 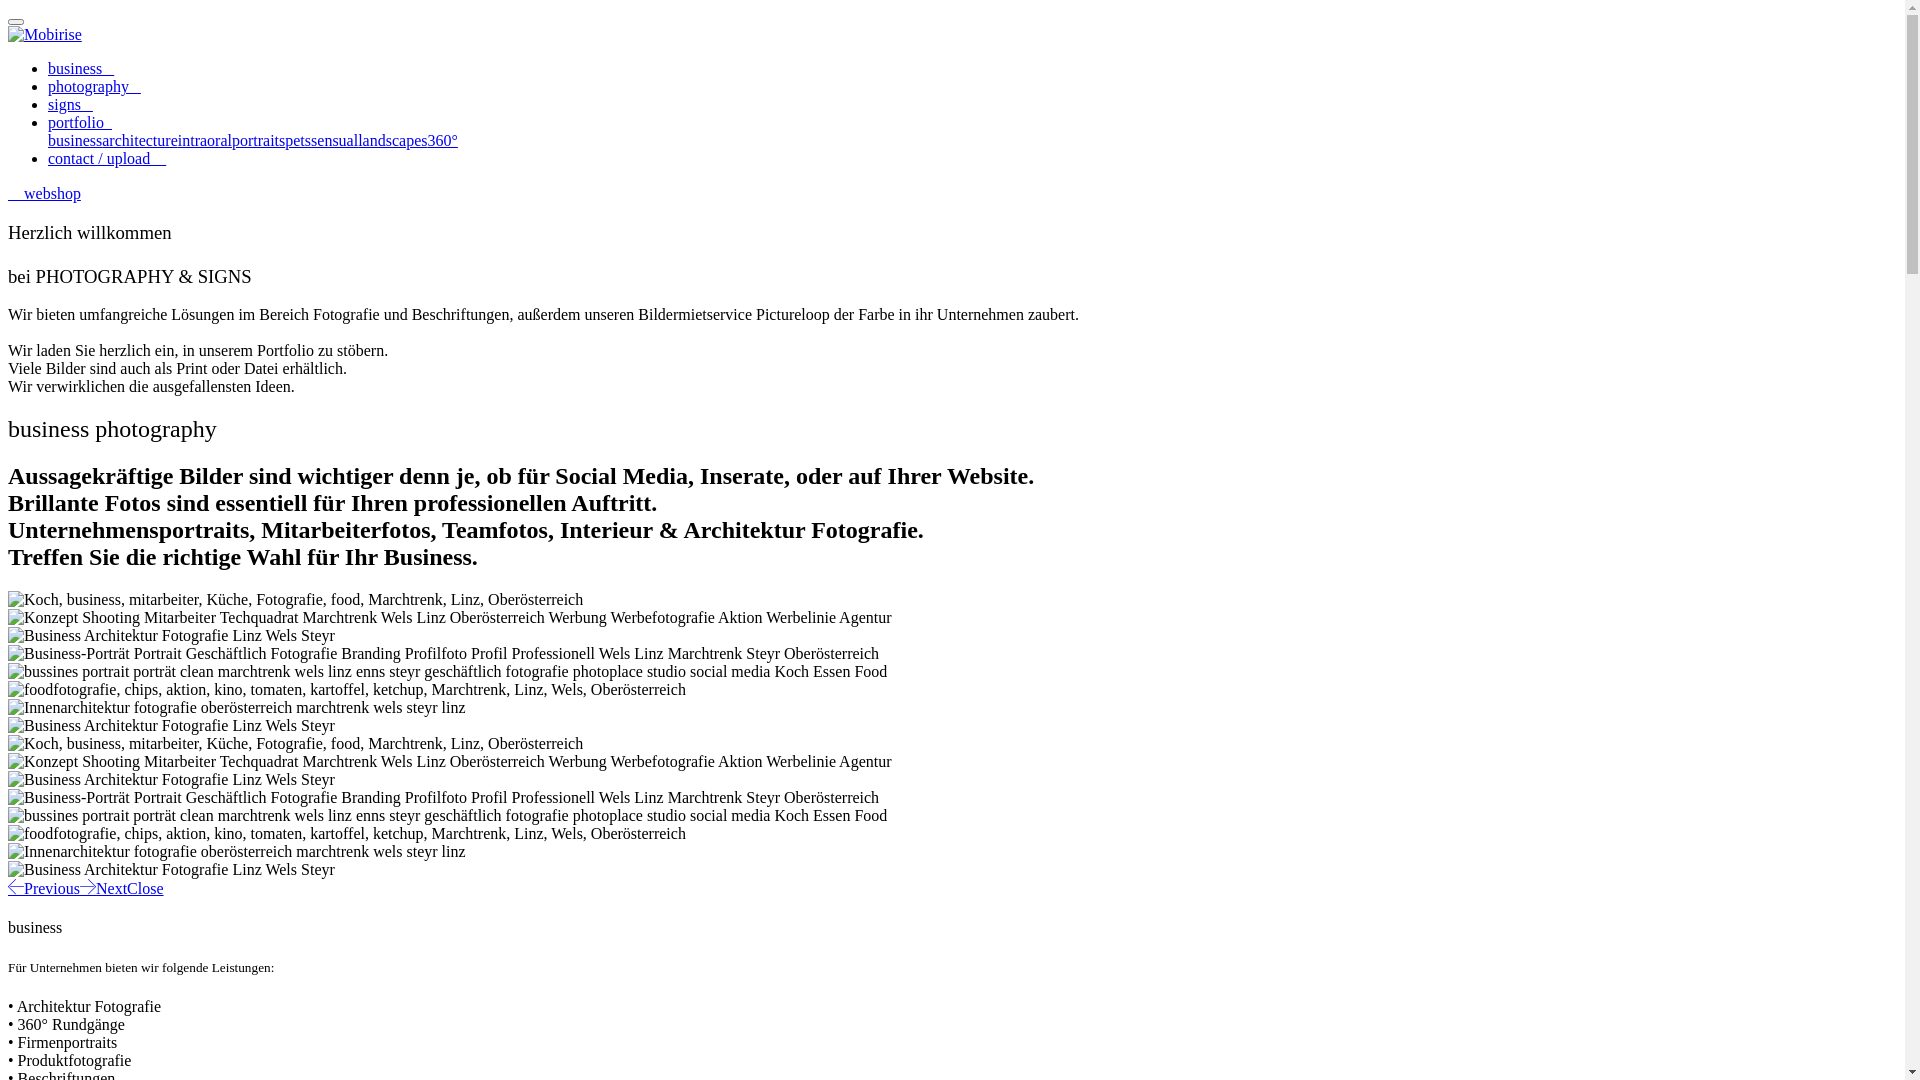 I want to click on 'Next', so click(x=80, y=887).